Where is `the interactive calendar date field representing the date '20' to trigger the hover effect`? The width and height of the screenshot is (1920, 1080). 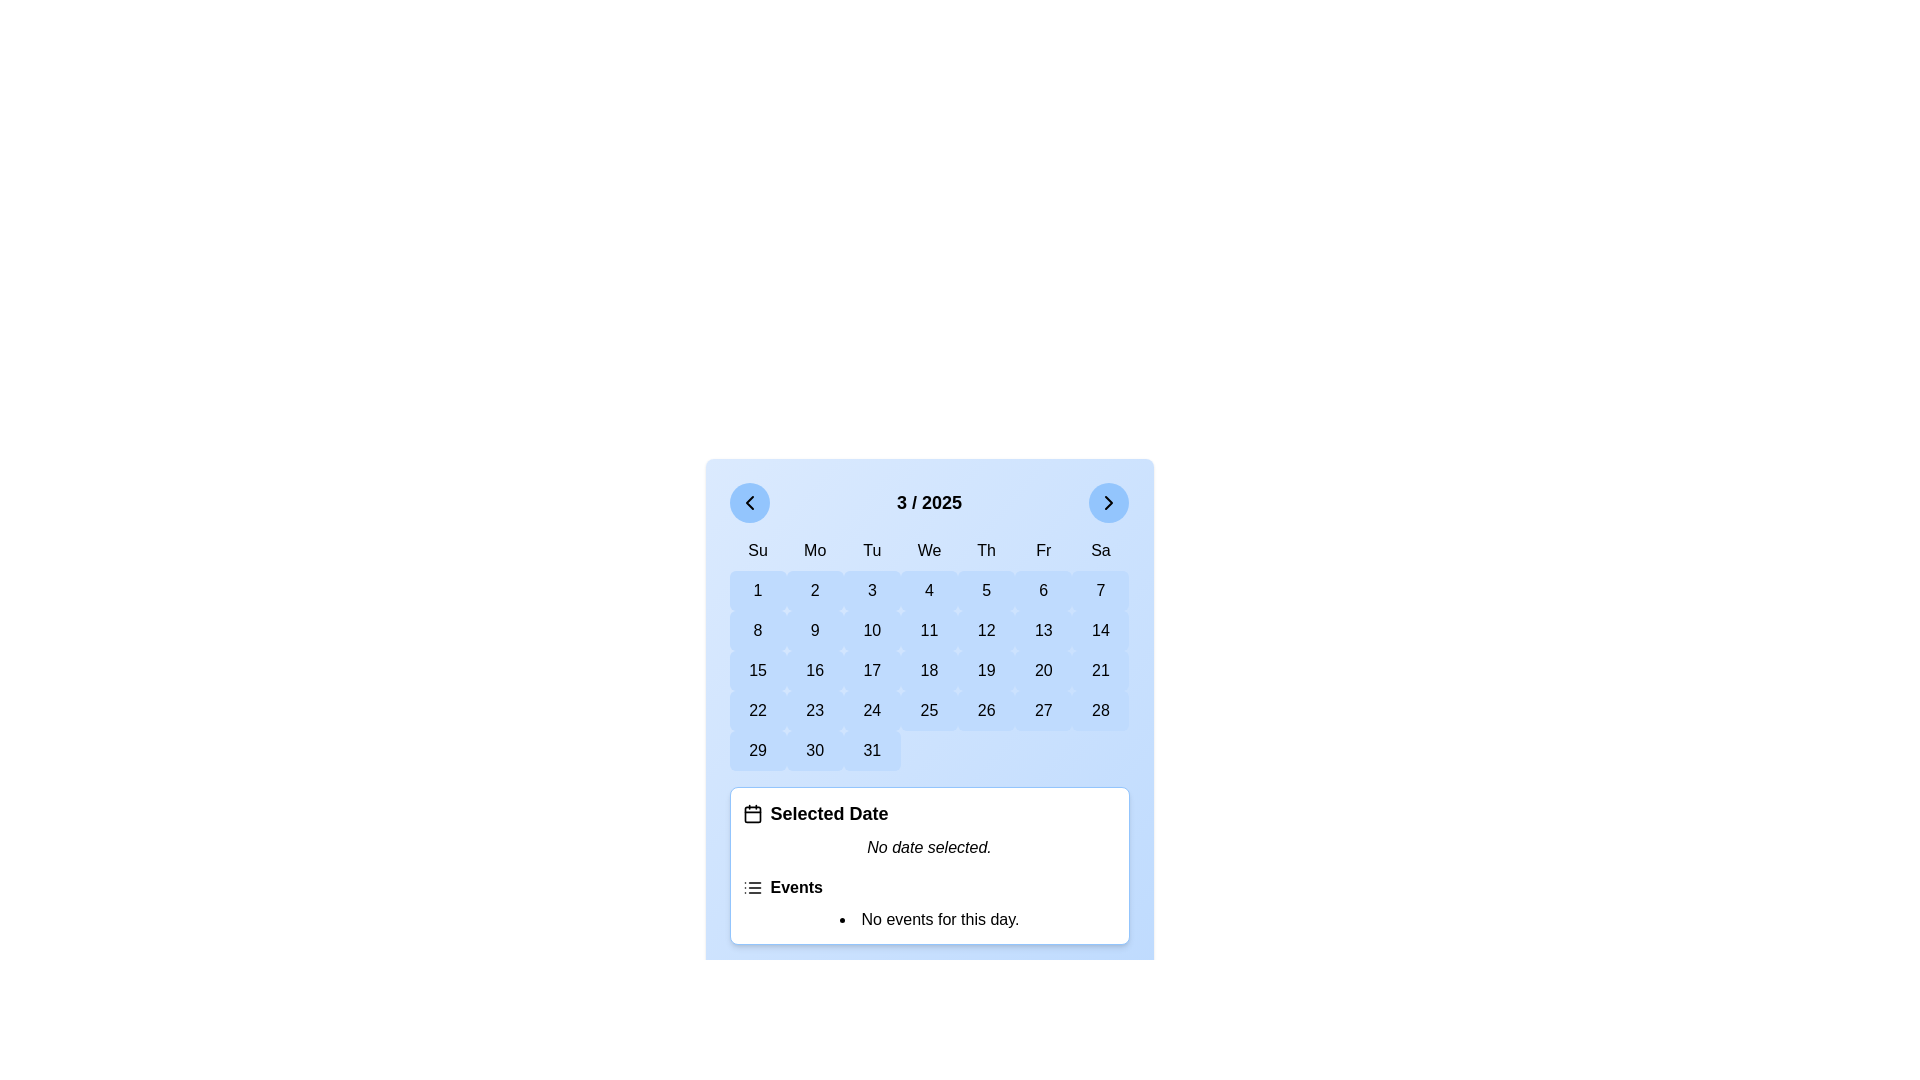
the interactive calendar date field representing the date '20' to trigger the hover effect is located at coordinates (1042, 671).